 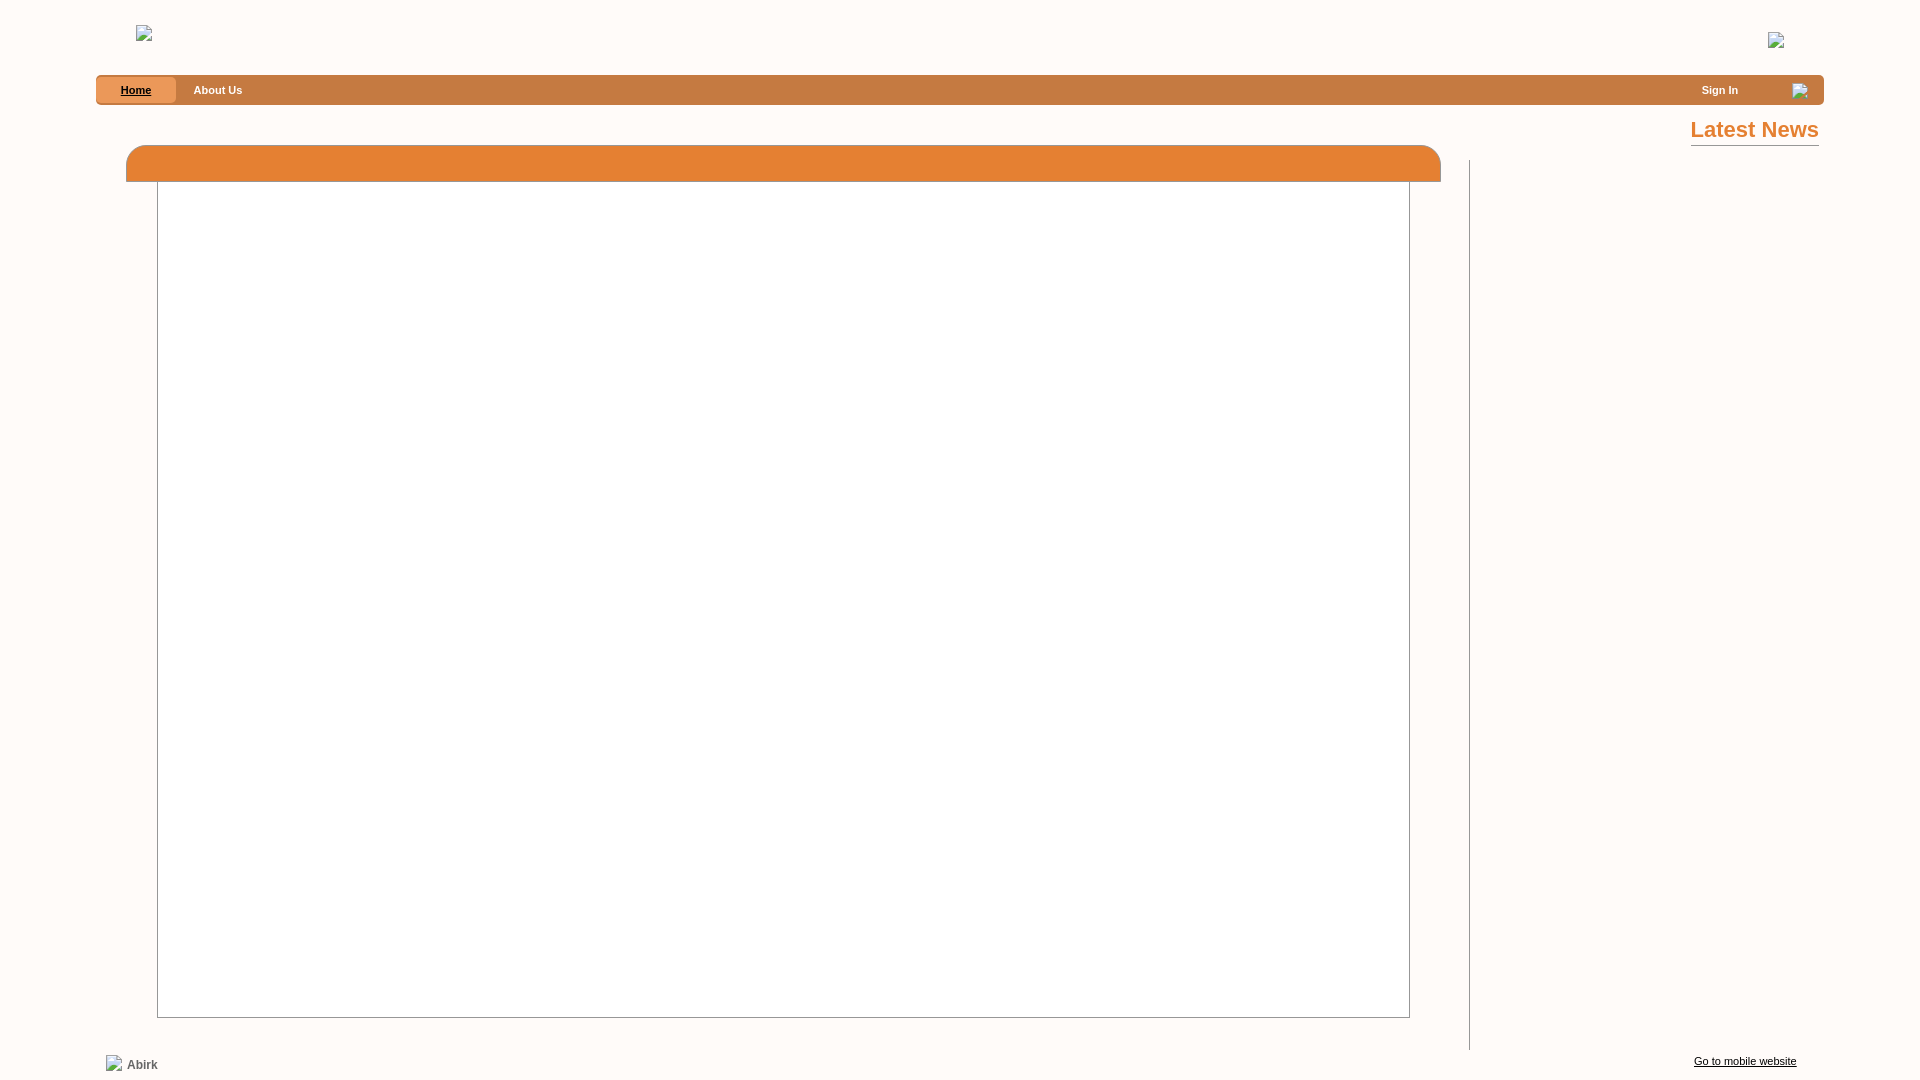 What do you see at coordinates (218, 88) in the screenshot?
I see `'About Us'` at bounding box center [218, 88].